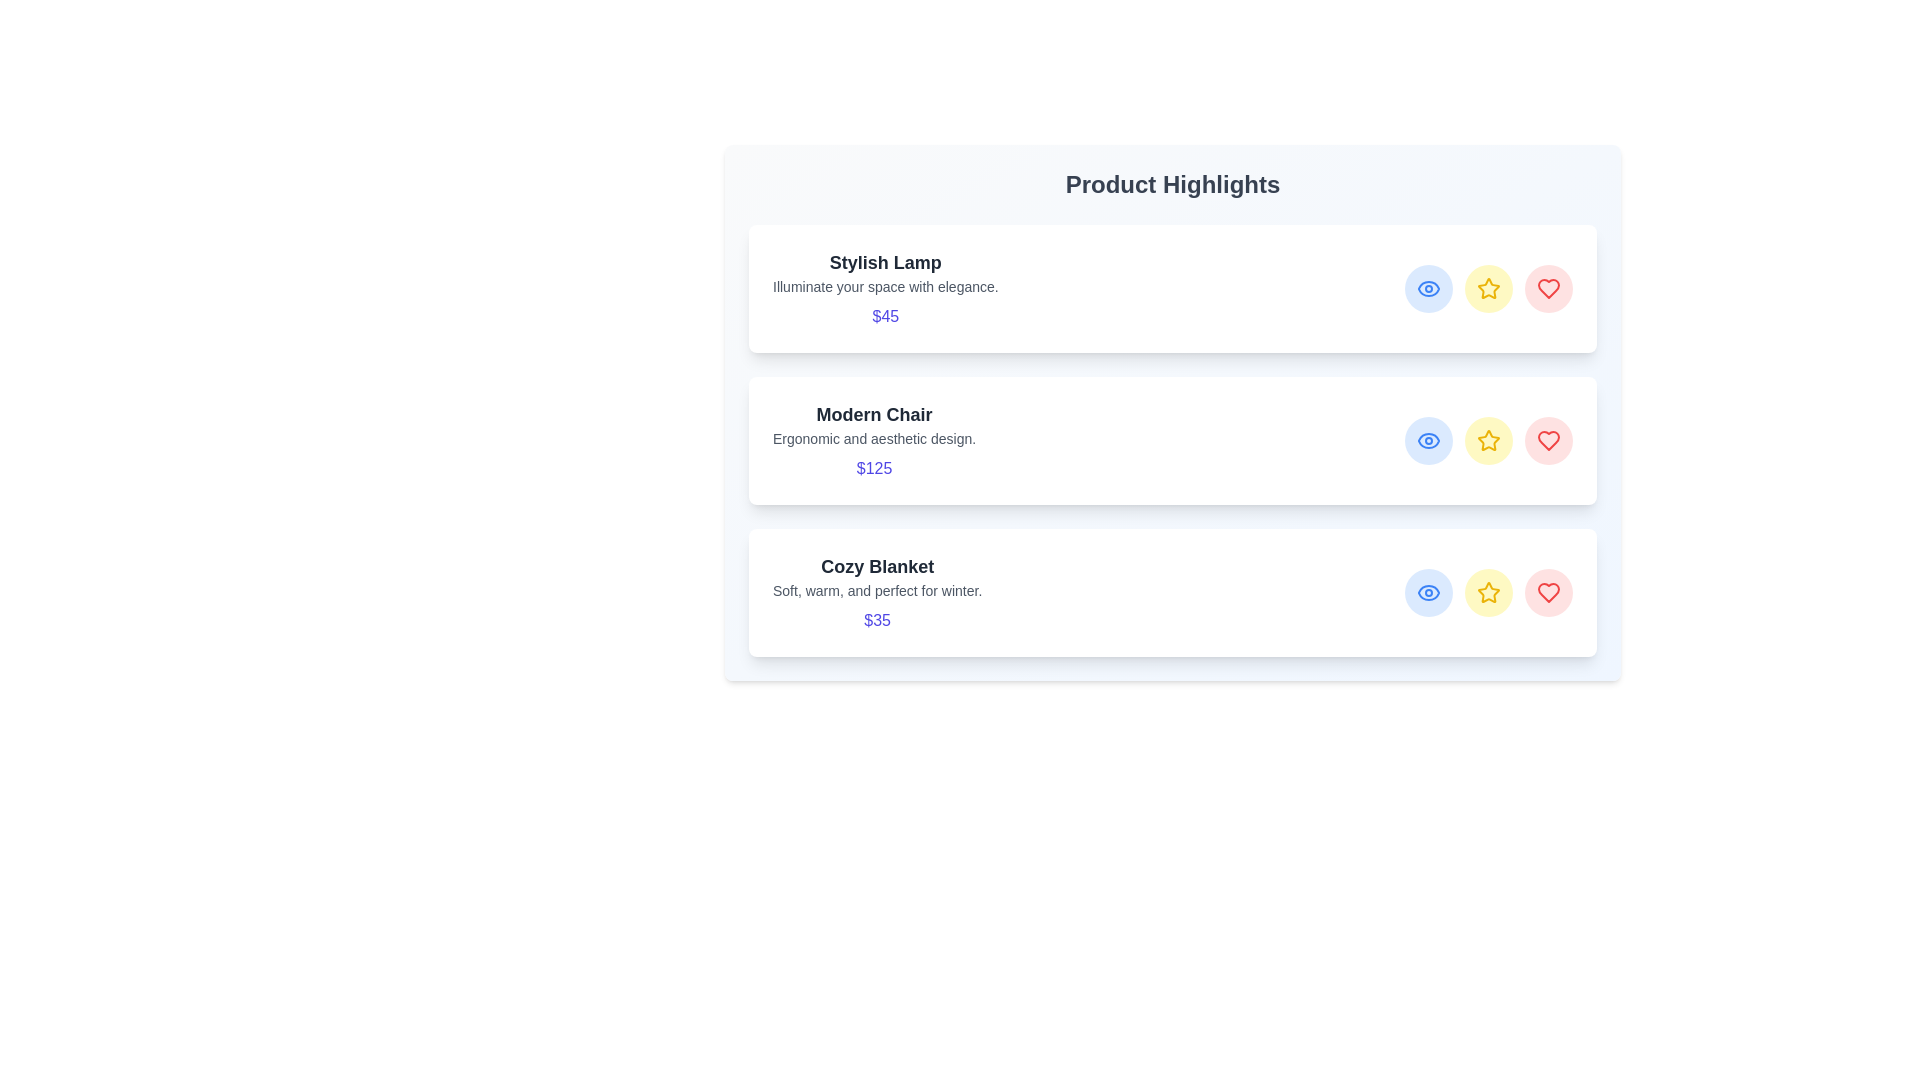 The image size is (1920, 1080). Describe the element at coordinates (1548, 592) in the screenshot. I see `the like button for the Cozy Blanket product` at that location.